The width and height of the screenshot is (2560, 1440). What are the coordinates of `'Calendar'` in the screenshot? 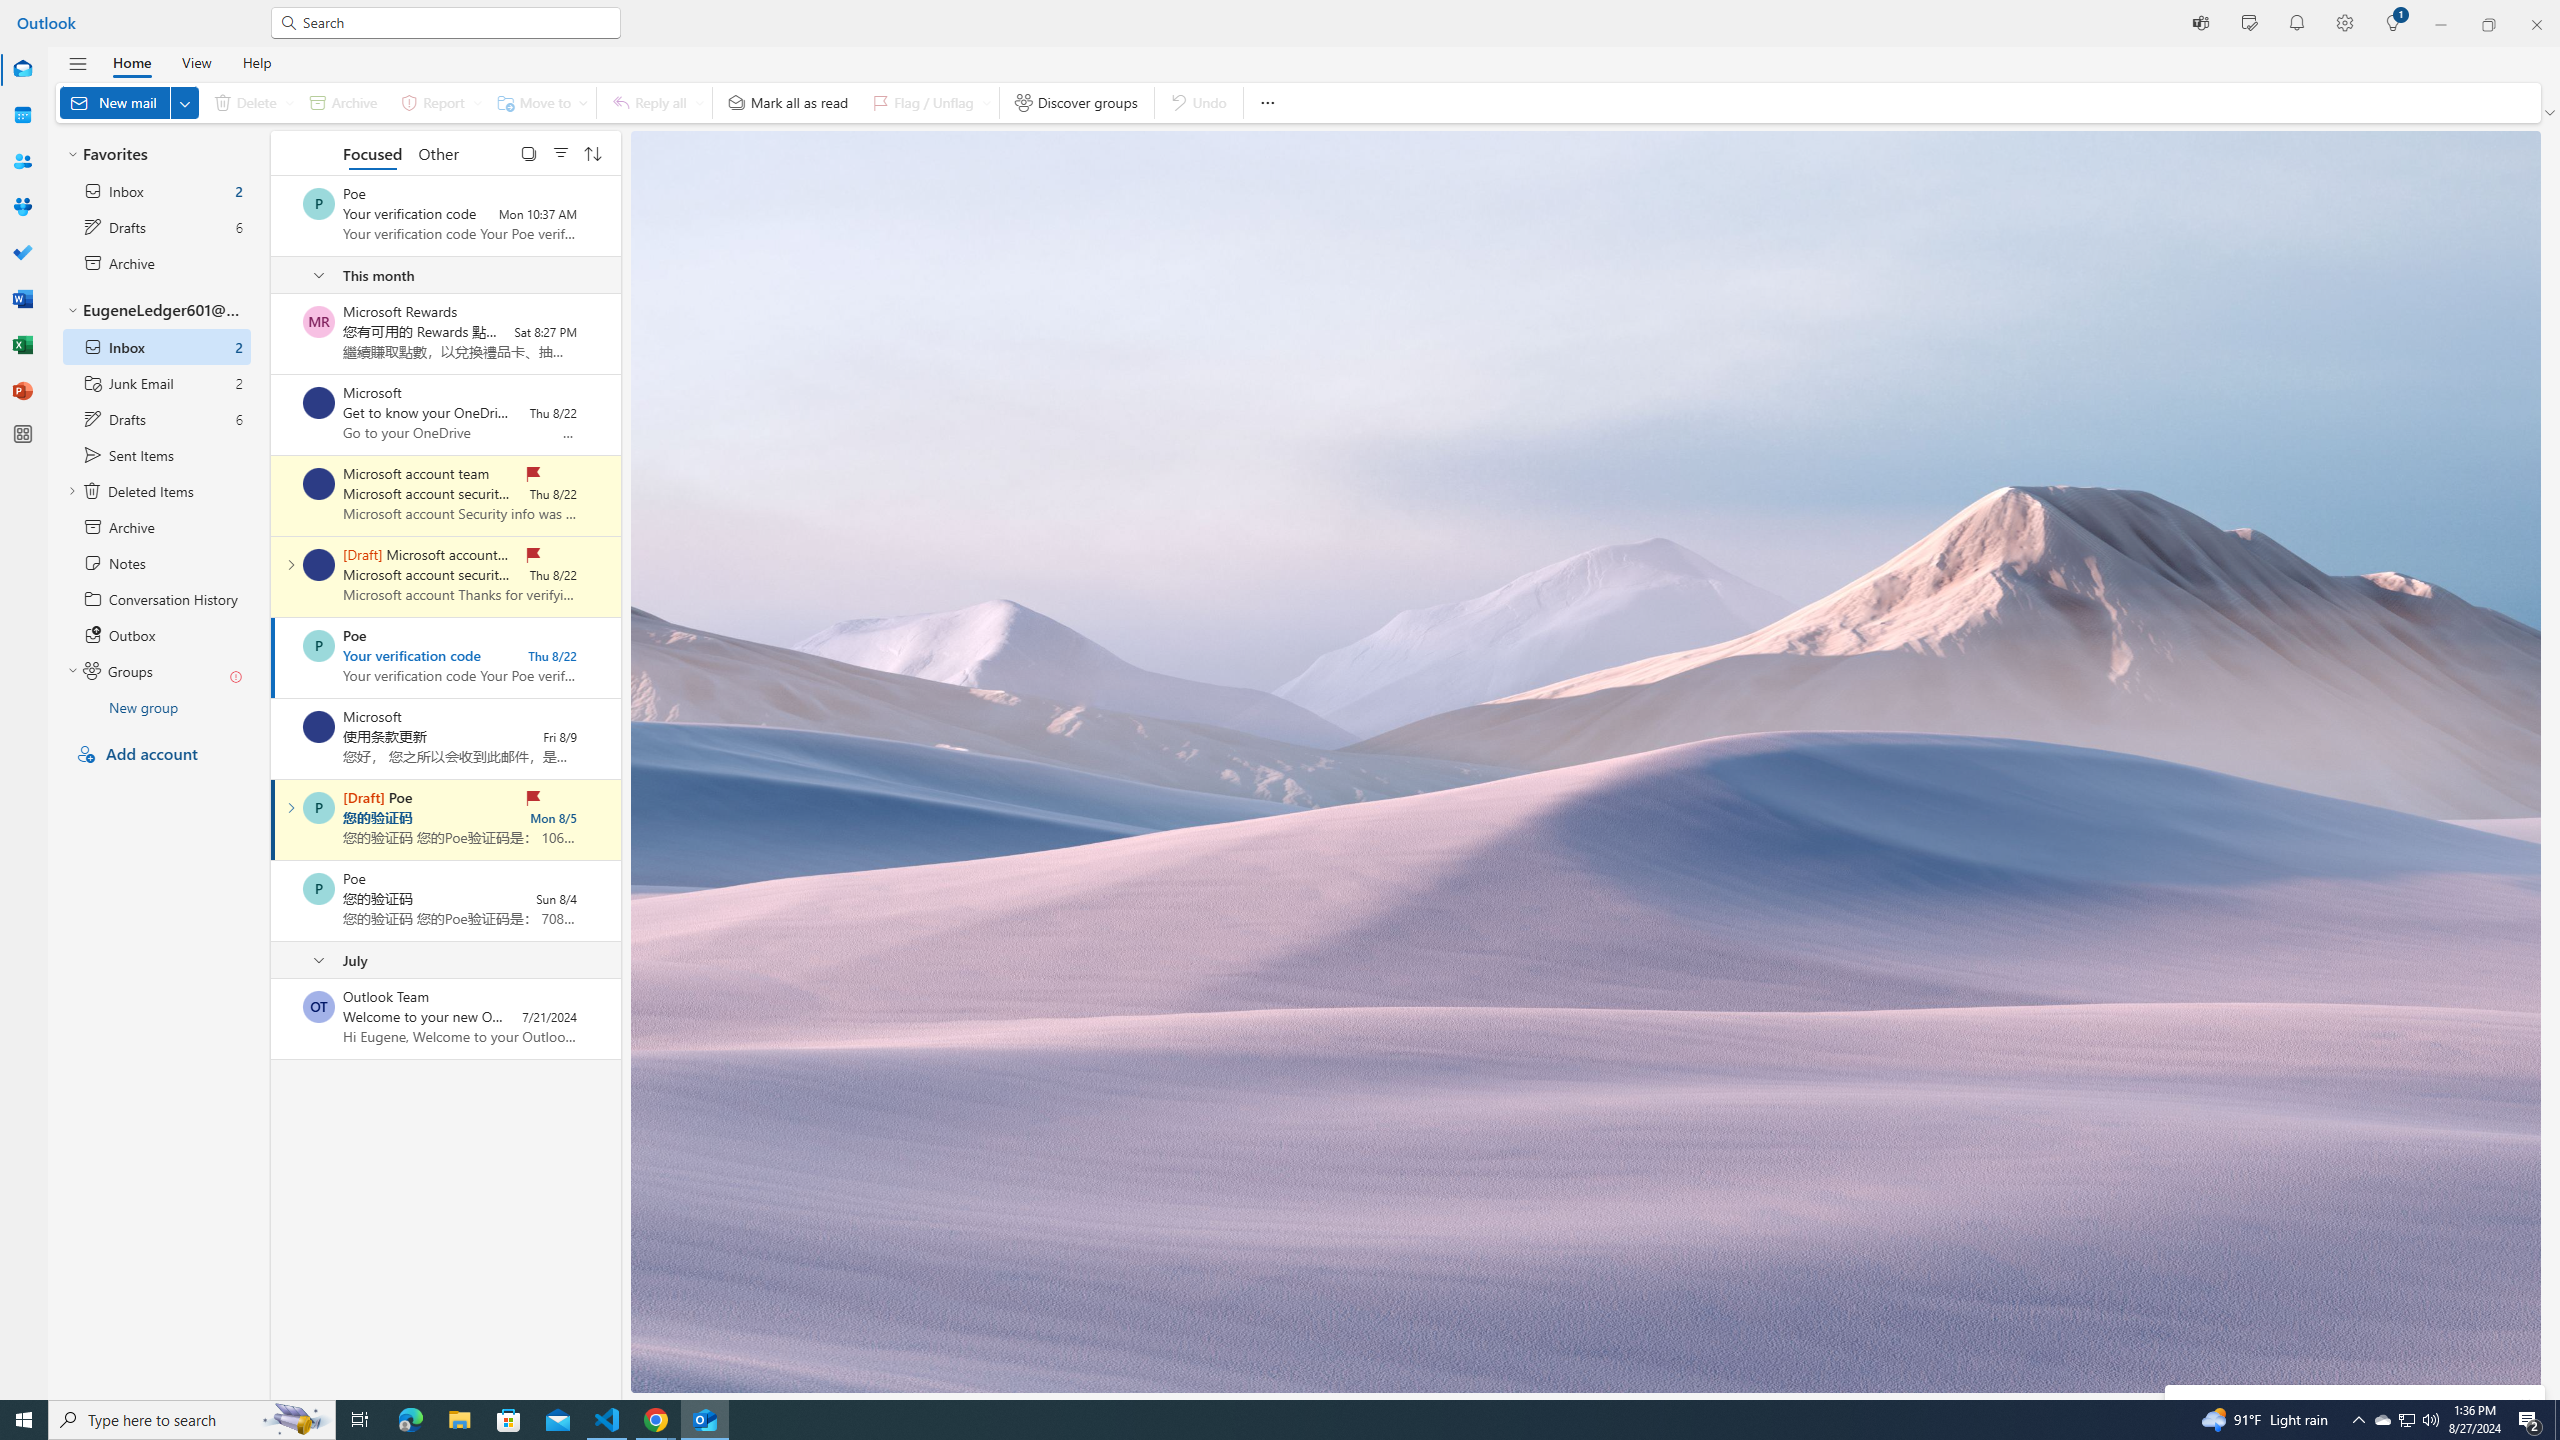 It's located at (23, 114).